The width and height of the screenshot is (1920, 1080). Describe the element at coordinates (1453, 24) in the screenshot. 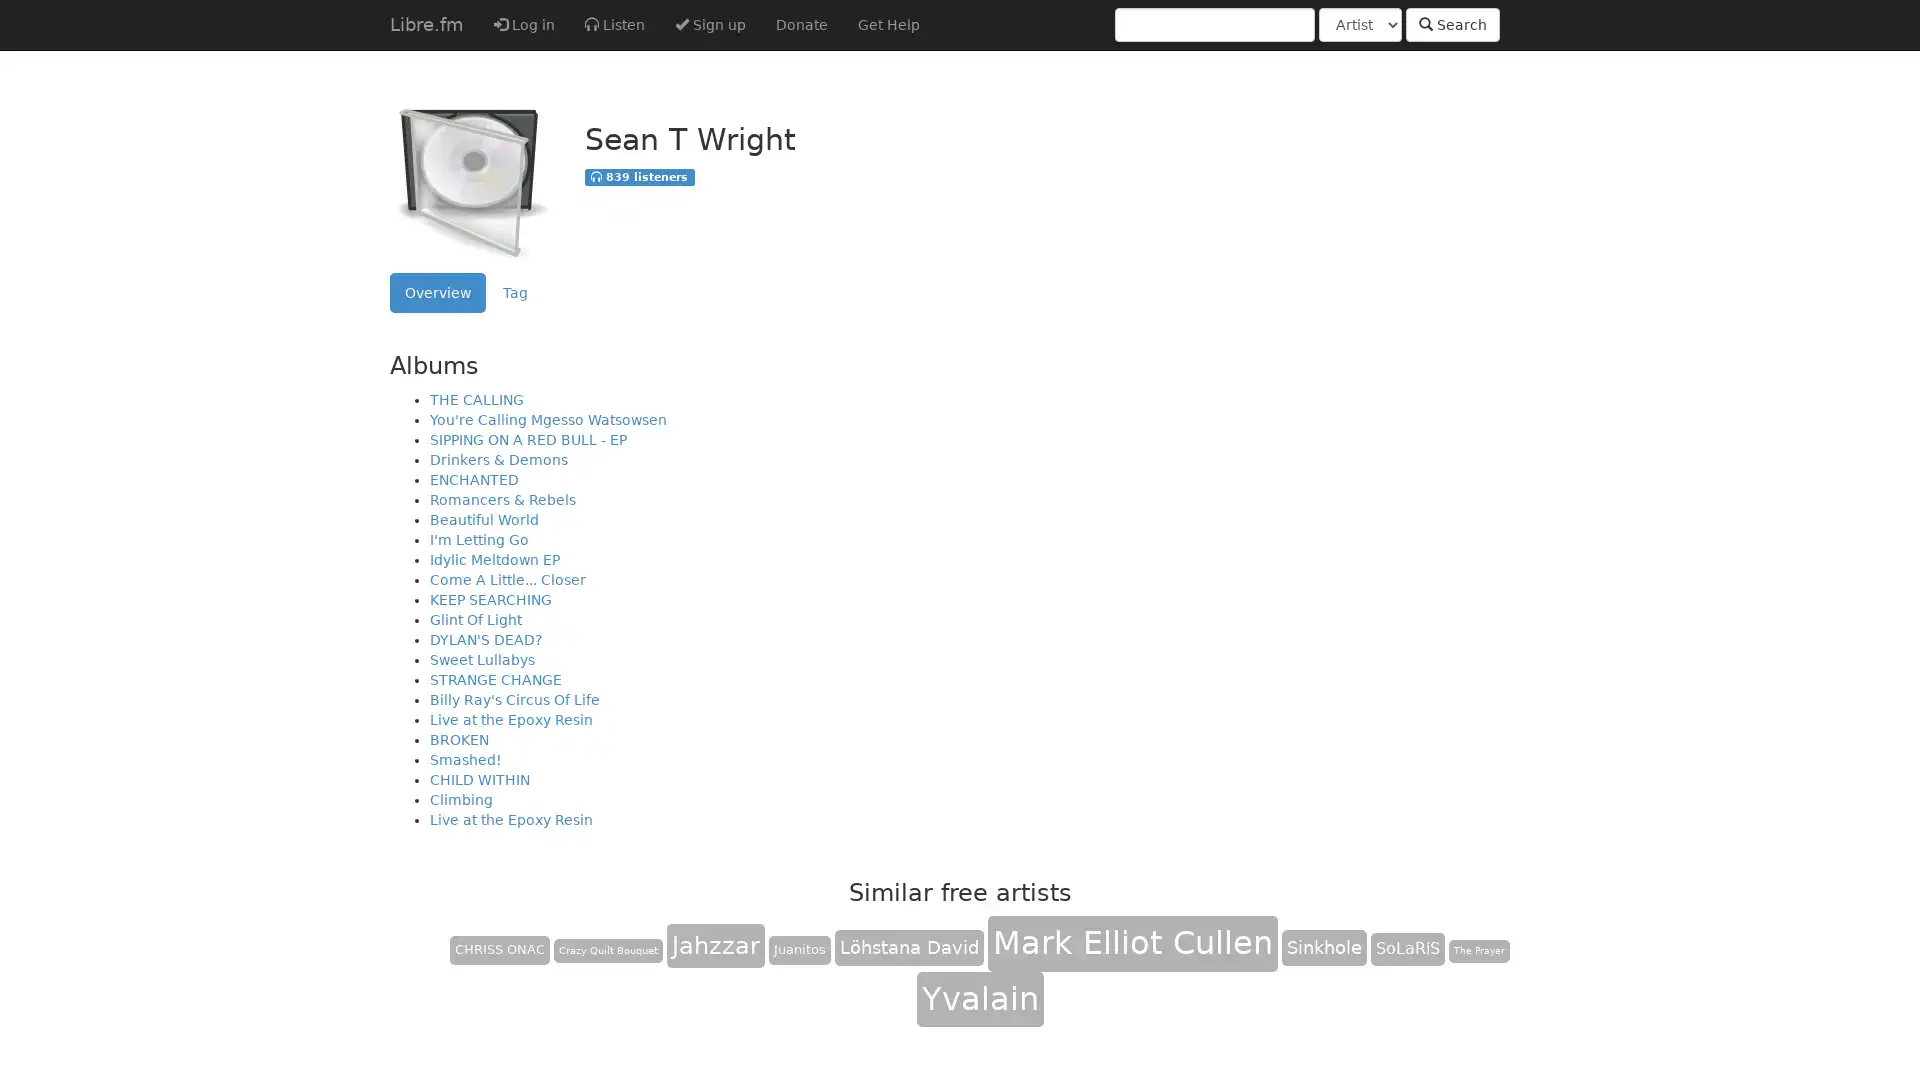

I see `Search` at that location.